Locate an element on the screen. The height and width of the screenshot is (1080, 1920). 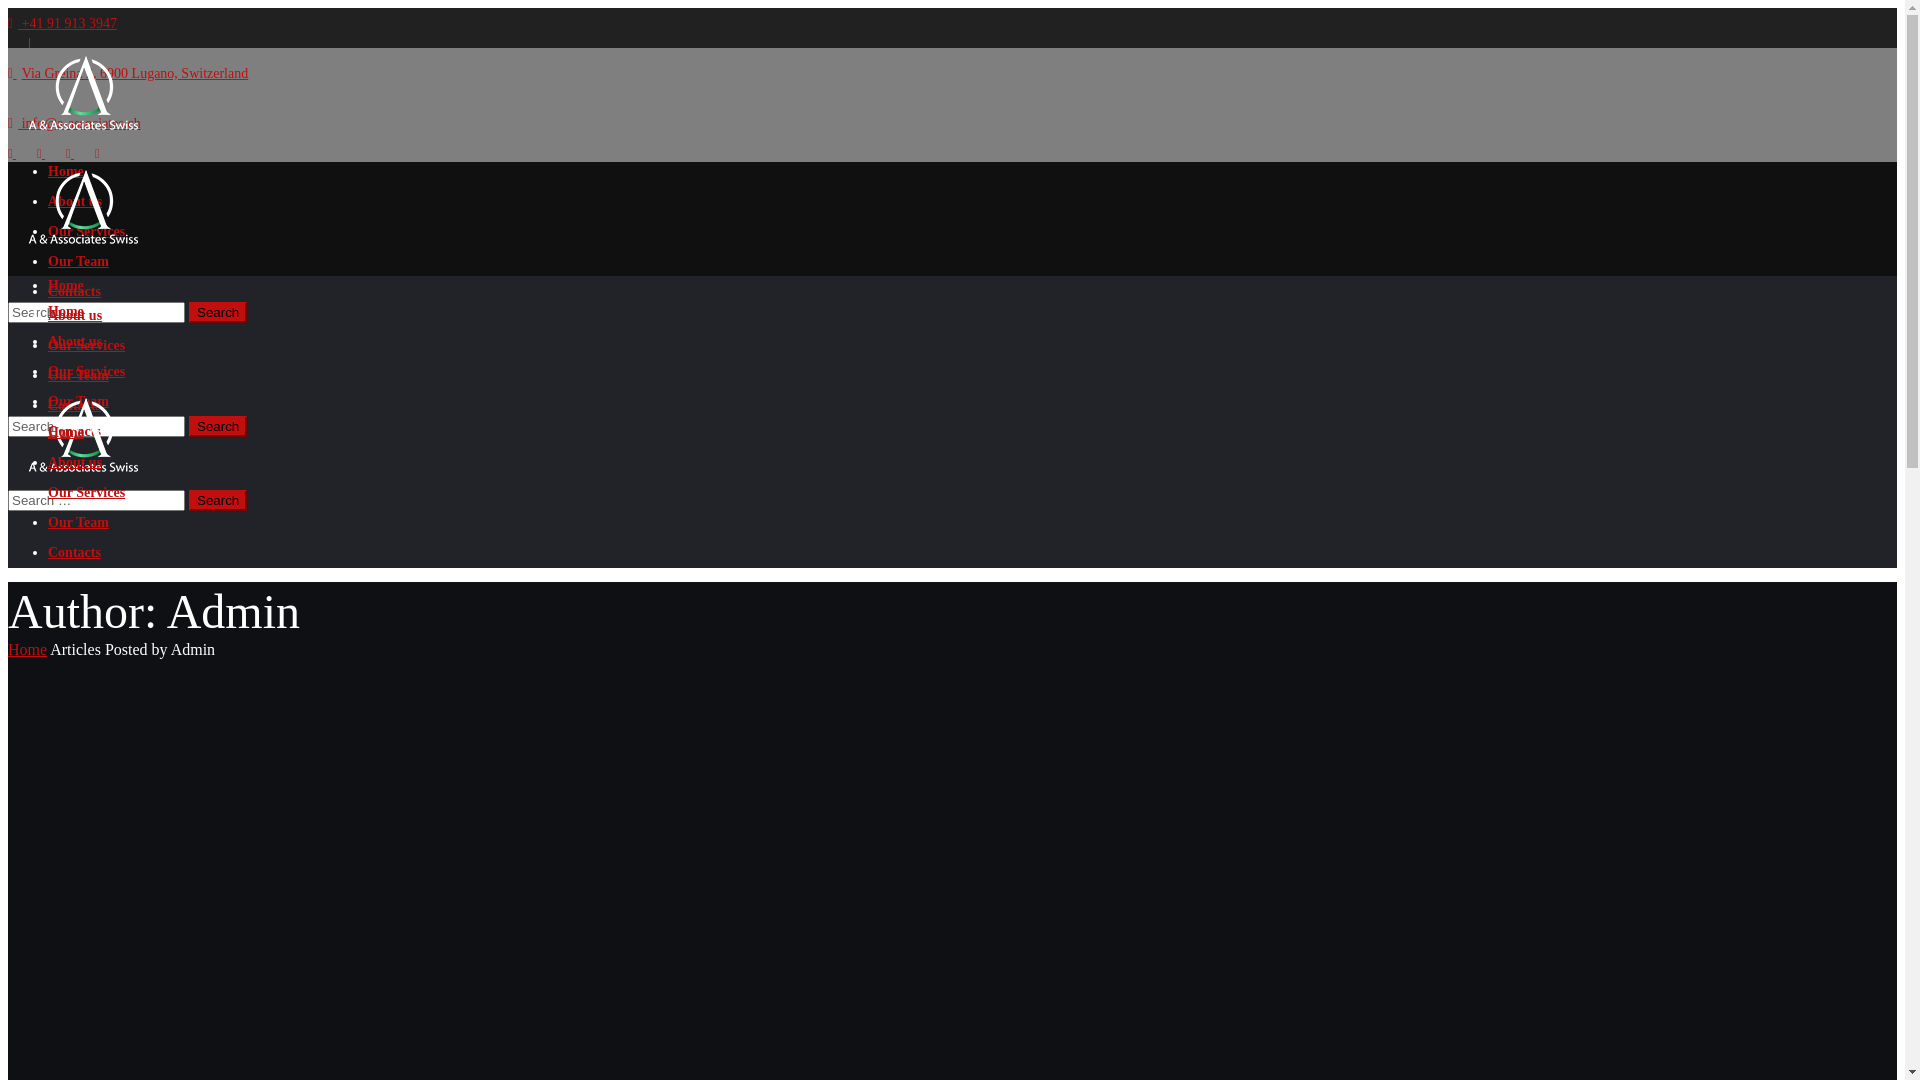
'Via Greina 2, 6900 Lugano, Switzerland' is located at coordinates (127, 72).